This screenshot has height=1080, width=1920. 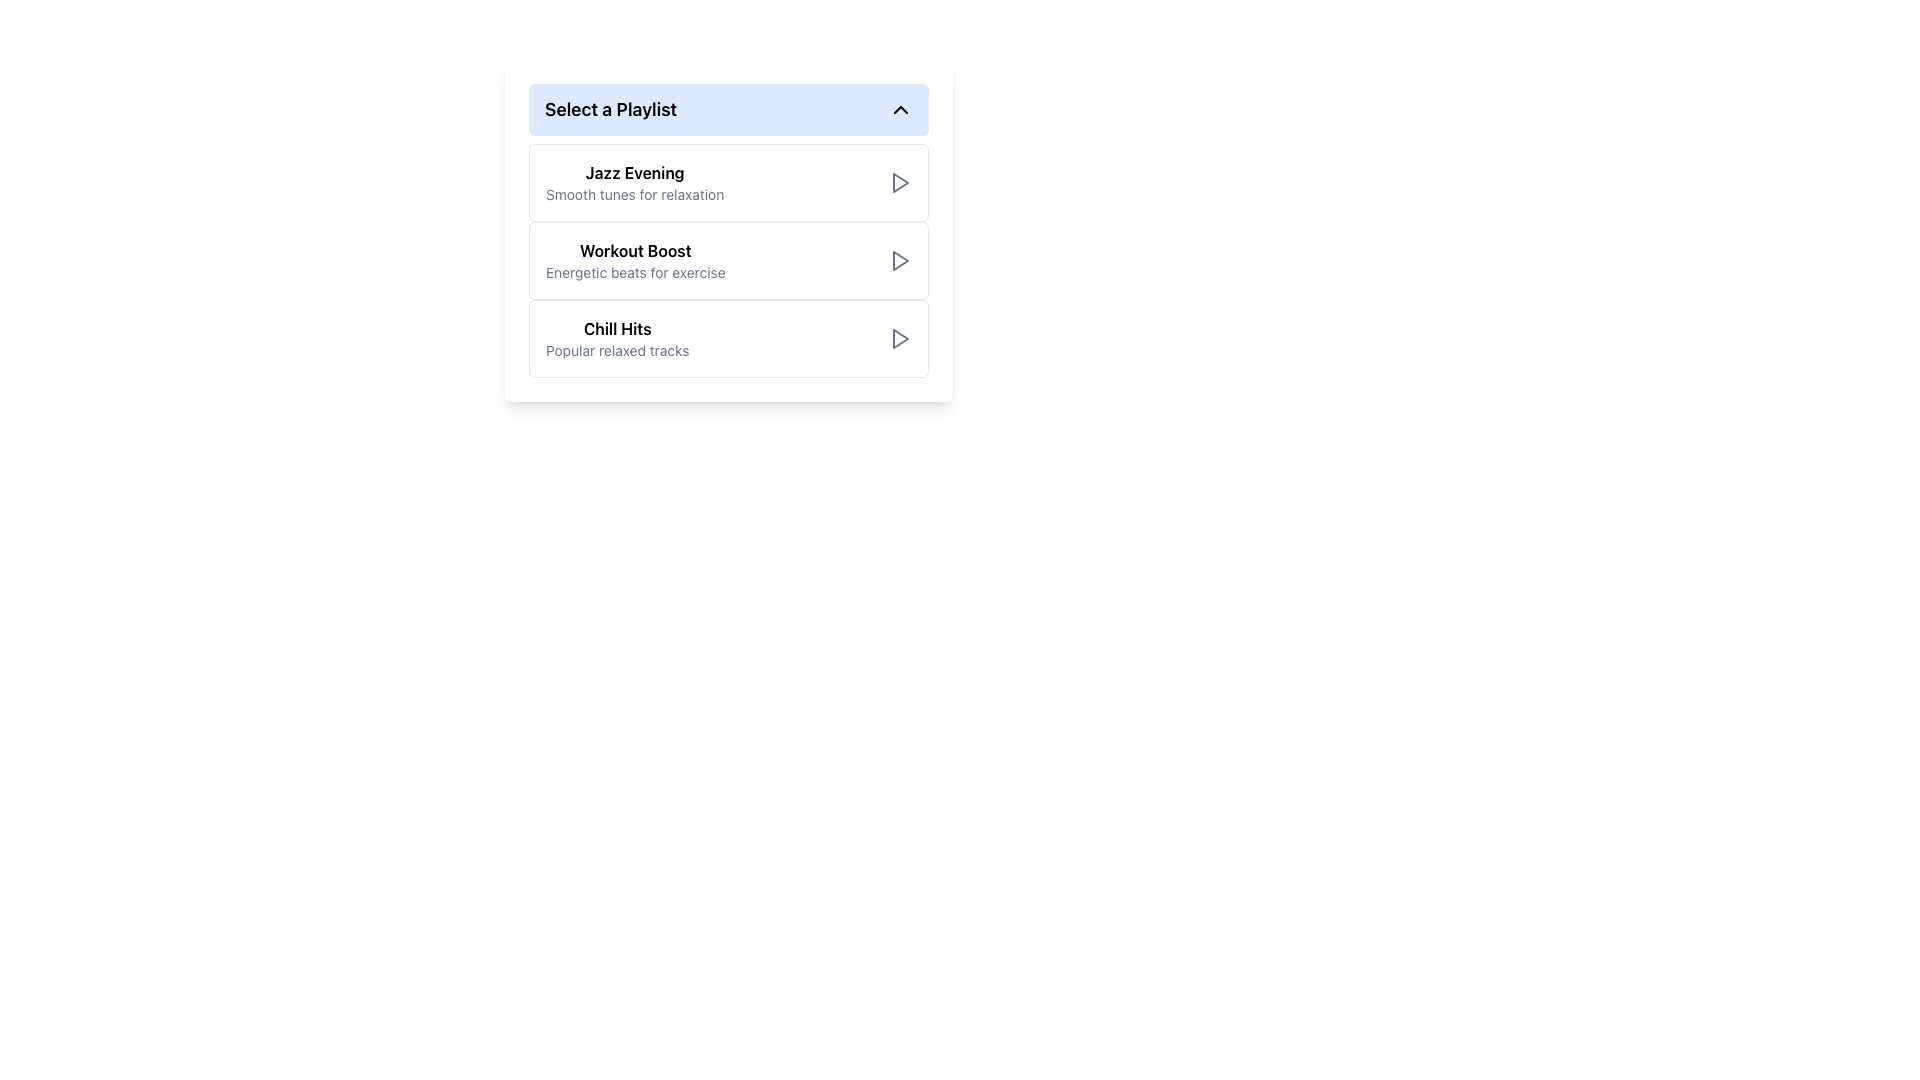 I want to click on the text element reading 'Workout Boost' which is bold and styled with 'font-semibold text-md', located in the 'Select a Playlist' card component, so click(x=634, y=249).